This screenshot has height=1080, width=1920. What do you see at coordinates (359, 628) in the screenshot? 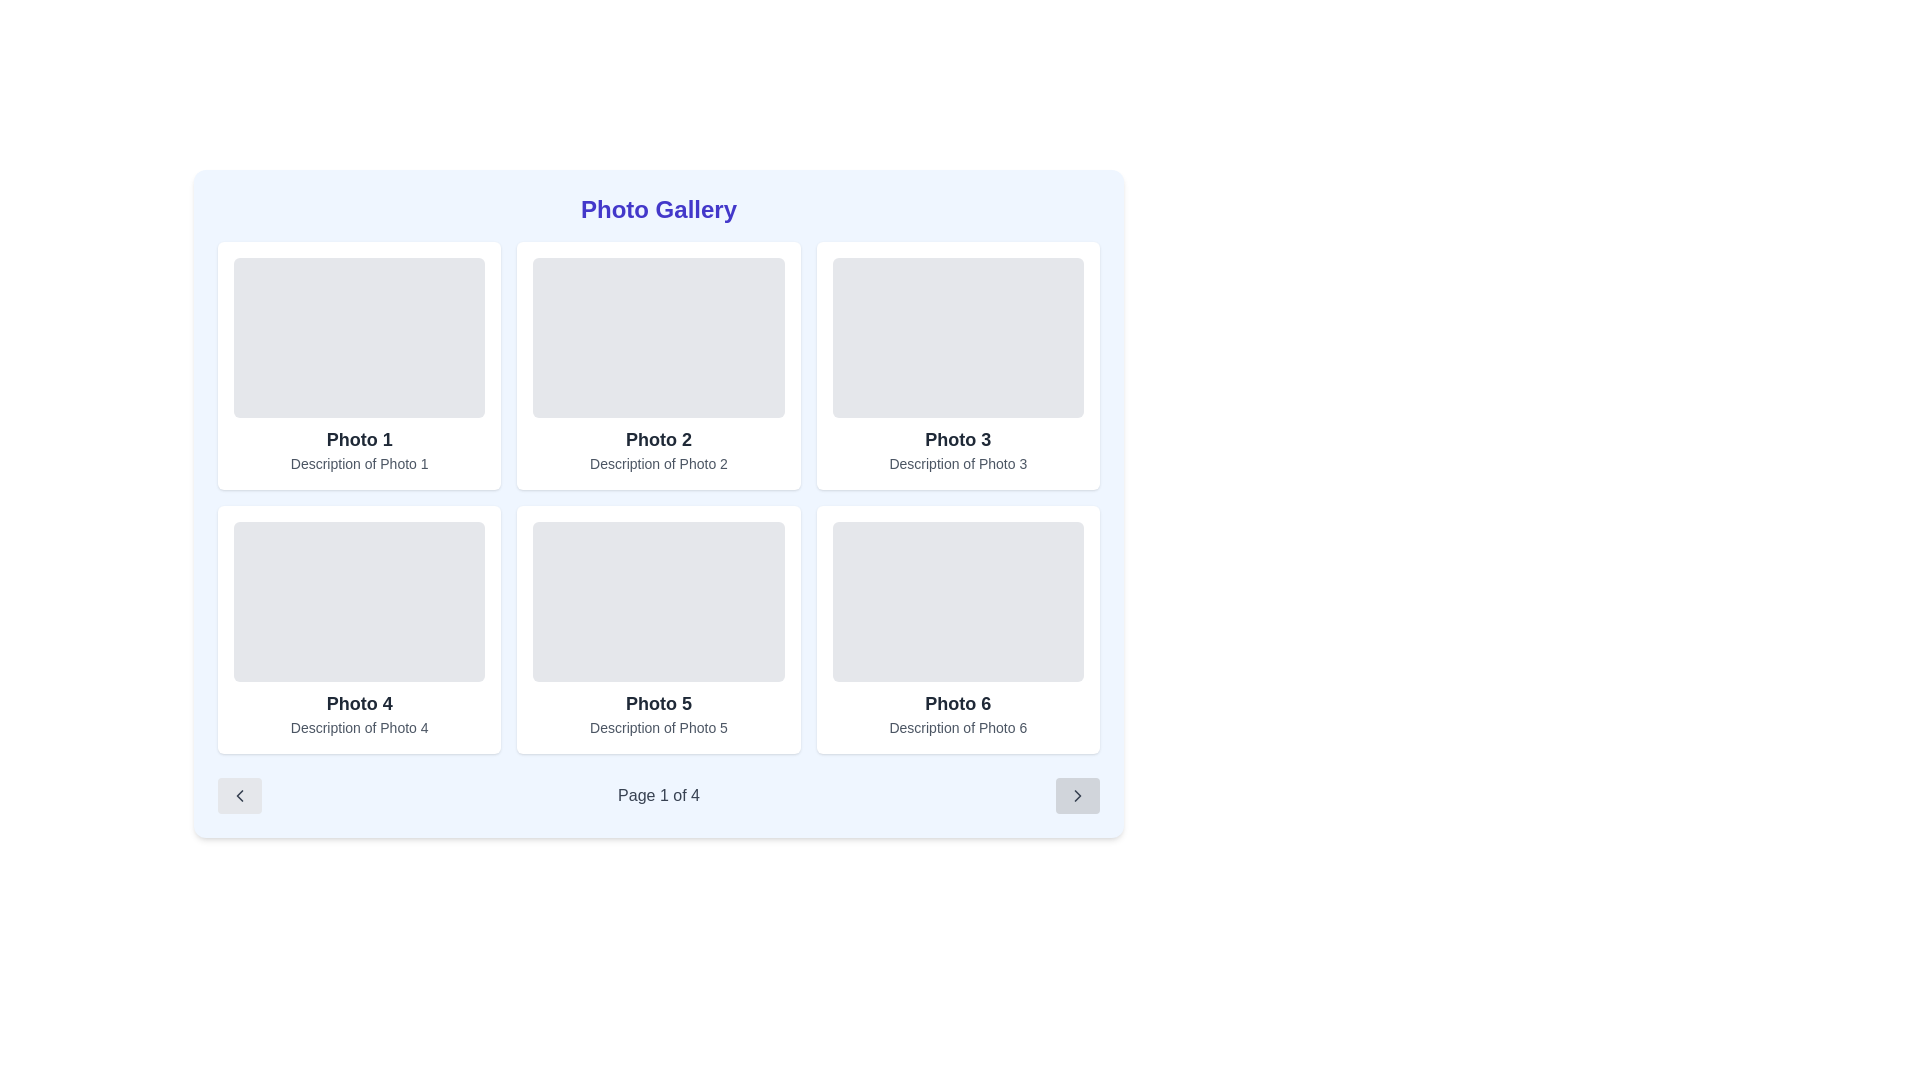
I see `the card located in the bottom left corner of the grid layout` at bounding box center [359, 628].